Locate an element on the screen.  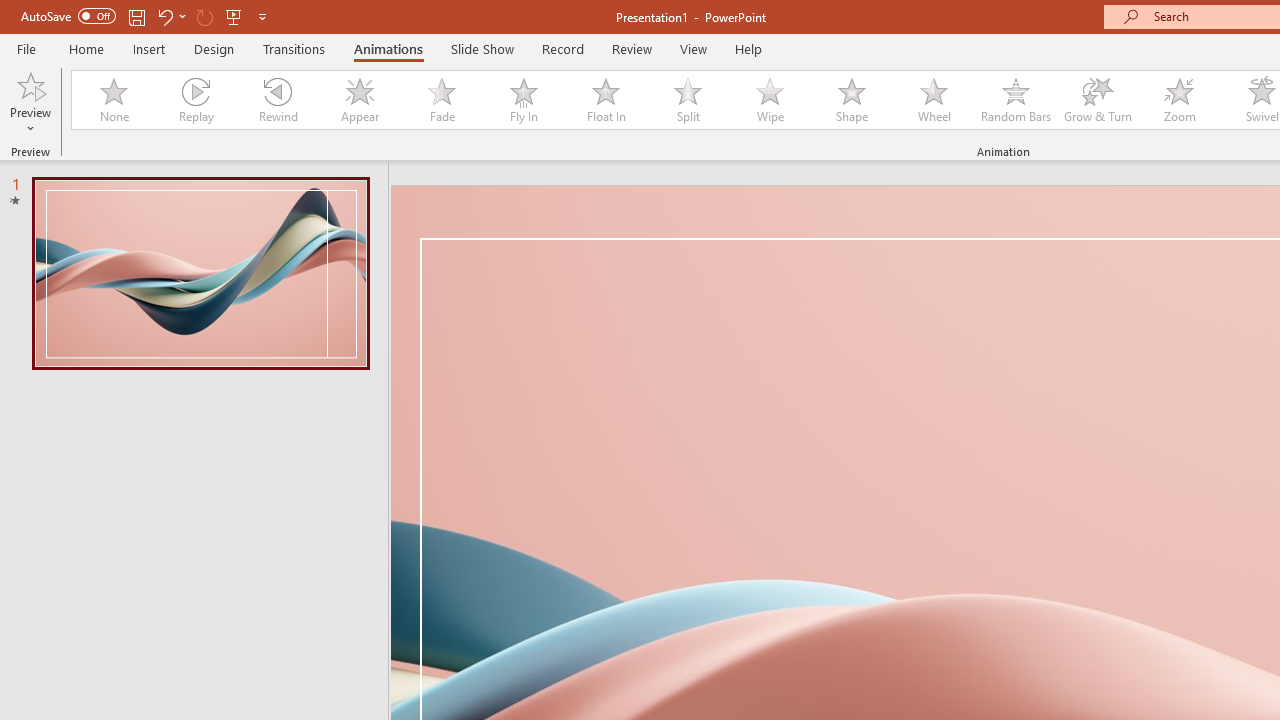
'Wipe' is located at coordinates (769, 100).